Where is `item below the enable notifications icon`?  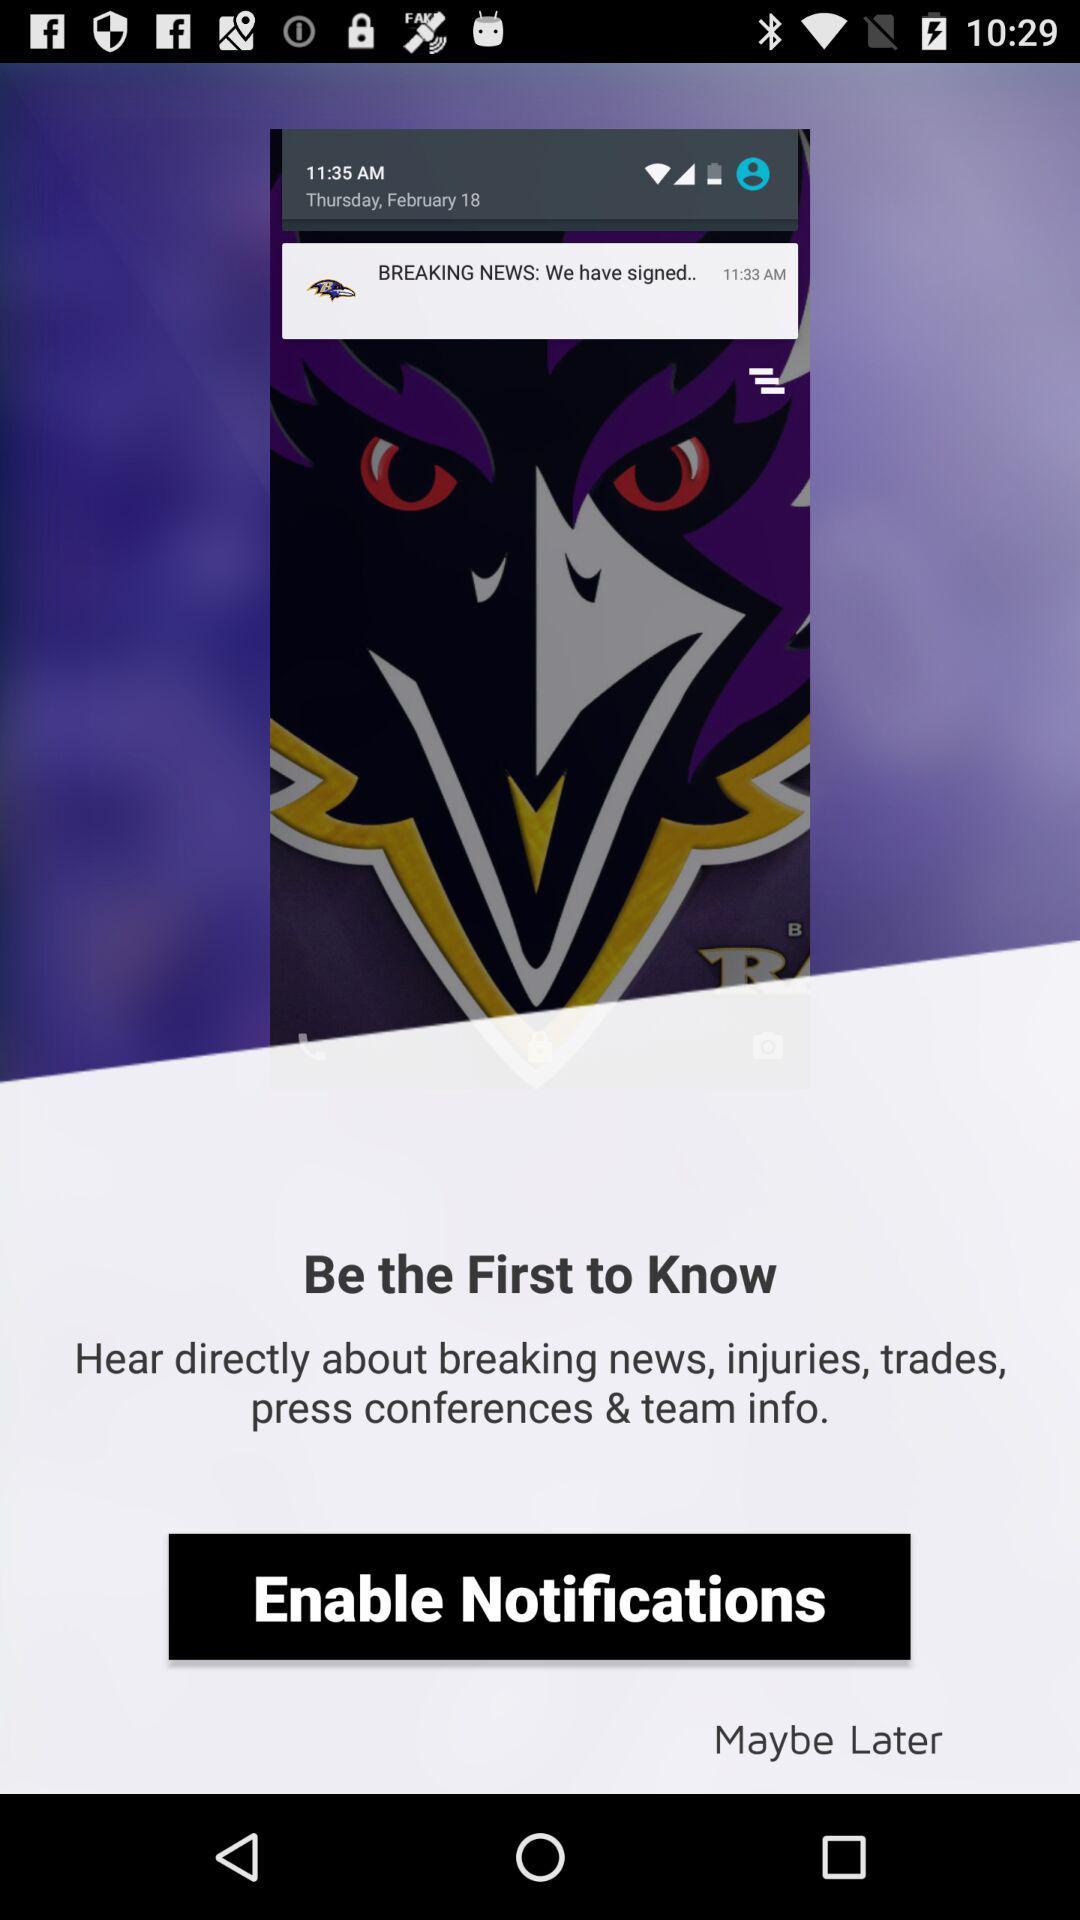
item below the enable notifications icon is located at coordinates (828, 1736).